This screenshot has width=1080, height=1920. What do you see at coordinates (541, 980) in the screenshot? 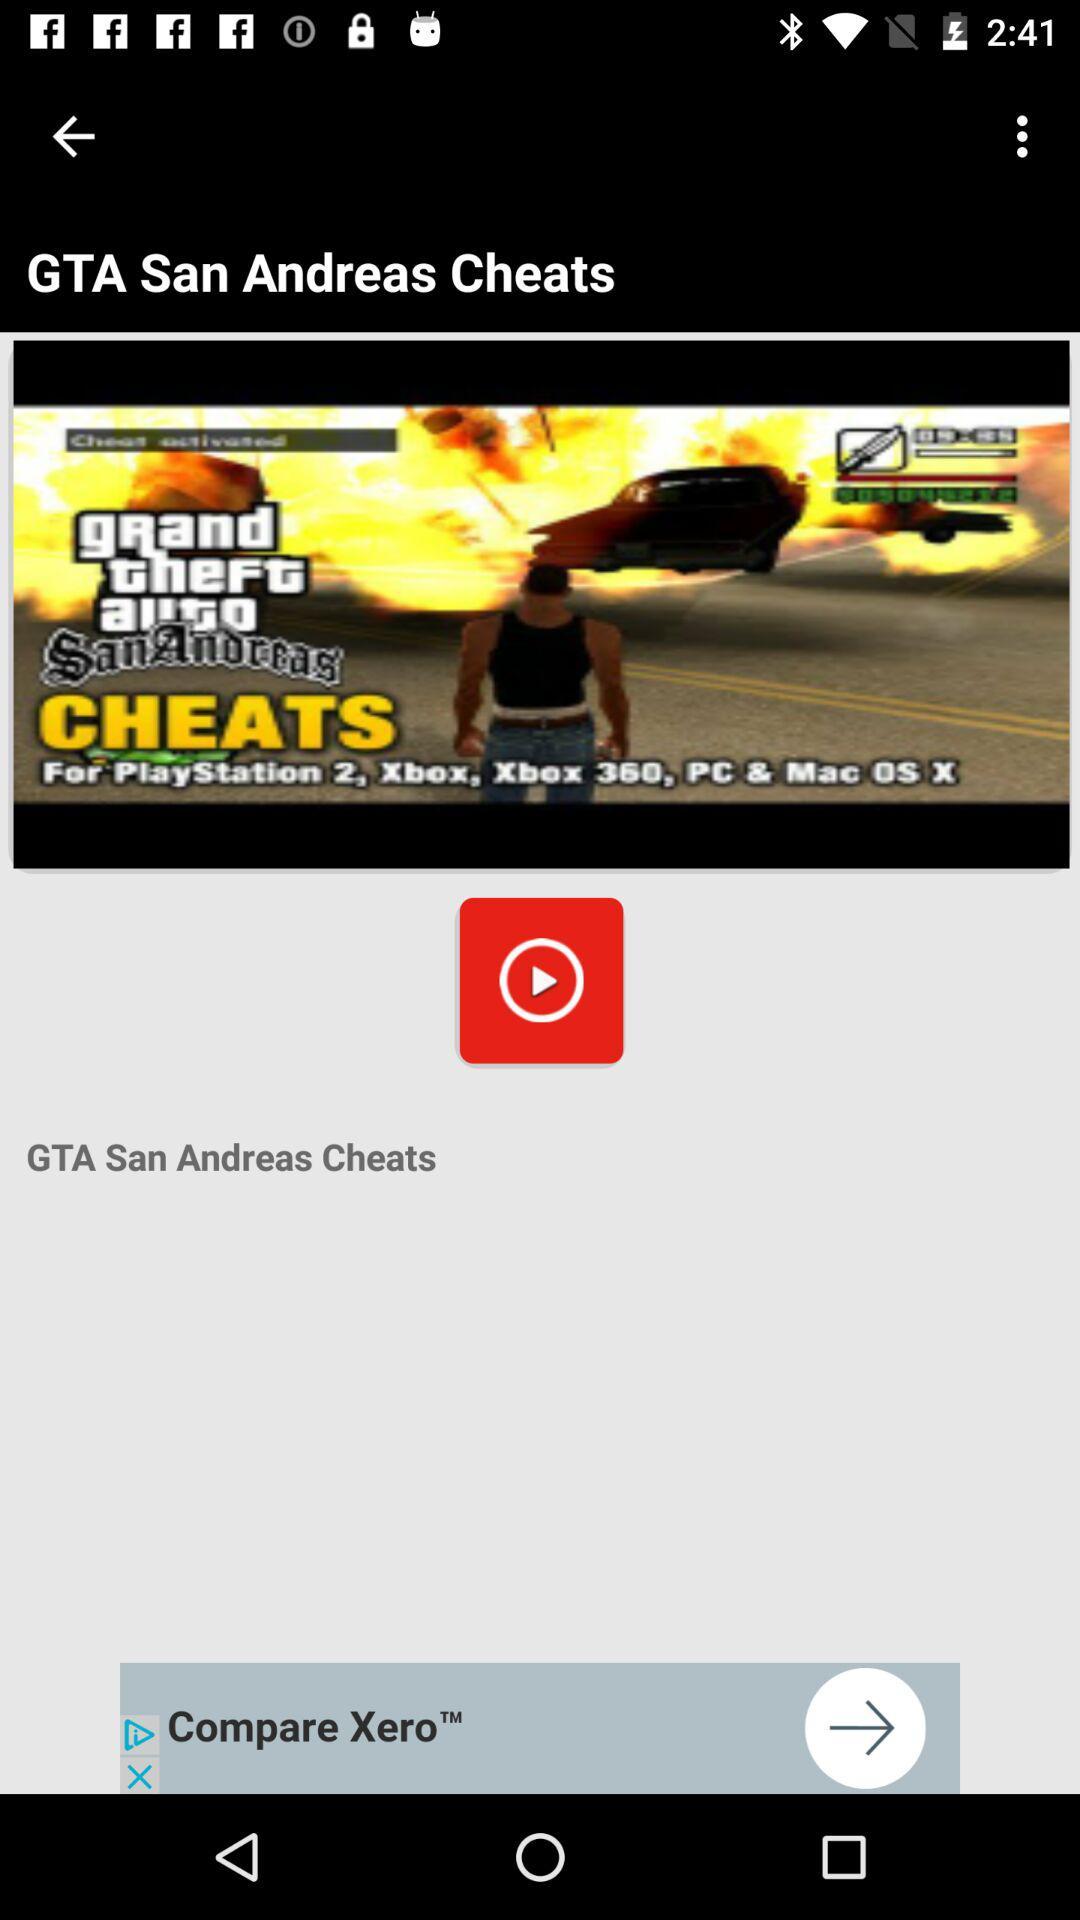
I see `the play icon` at bounding box center [541, 980].